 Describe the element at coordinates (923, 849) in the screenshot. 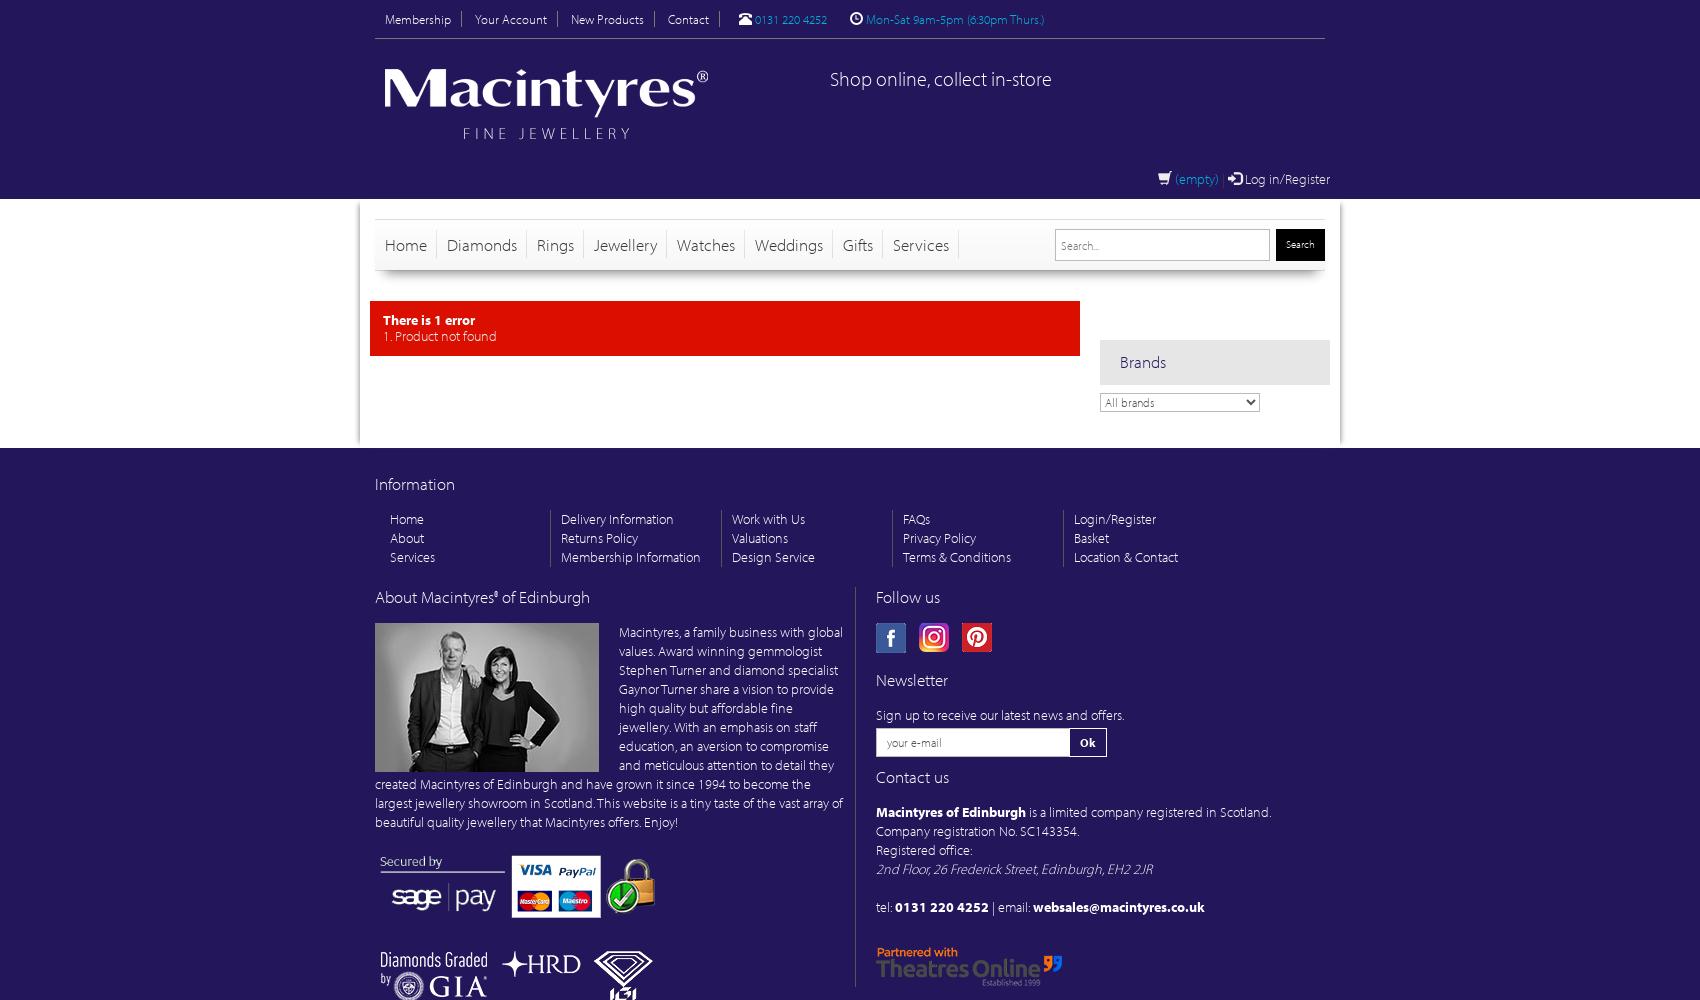

I see `'Registered office:'` at that location.